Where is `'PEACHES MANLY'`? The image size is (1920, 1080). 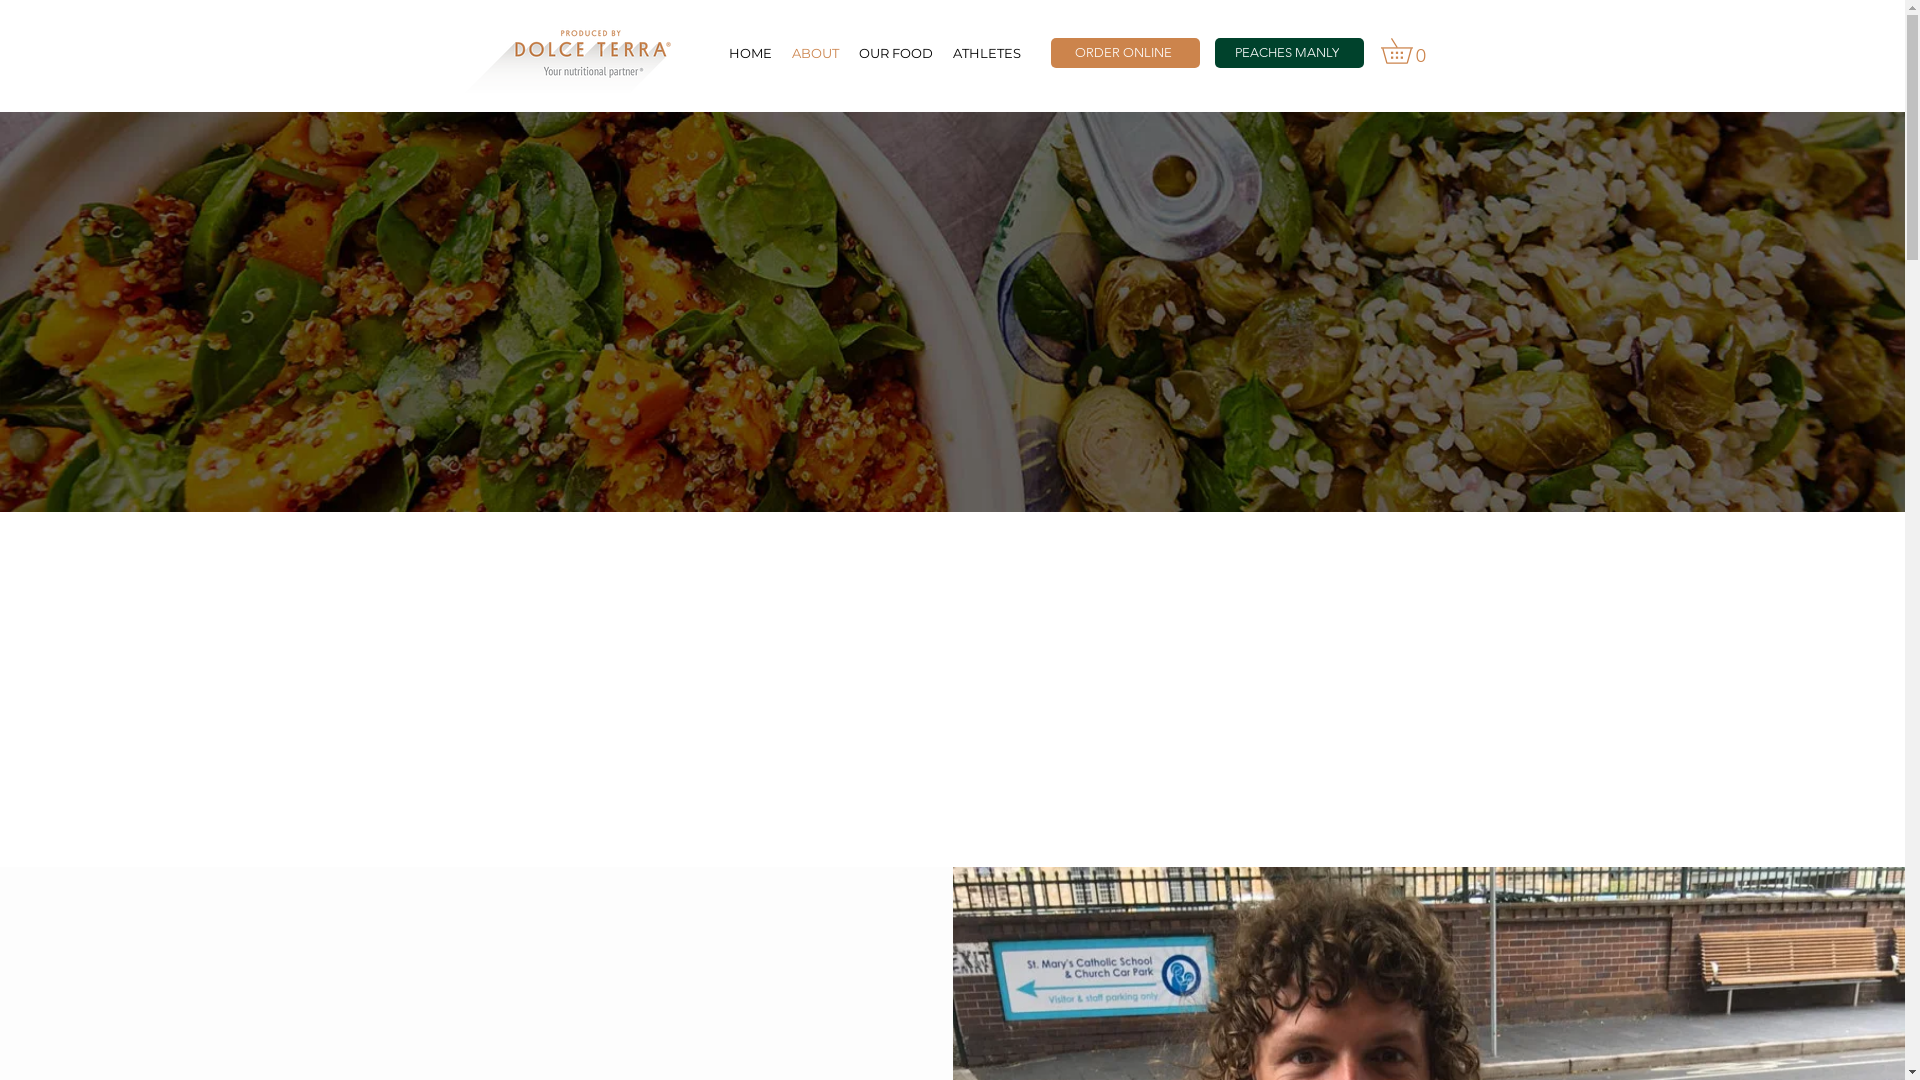
'PEACHES MANLY' is located at coordinates (1288, 52).